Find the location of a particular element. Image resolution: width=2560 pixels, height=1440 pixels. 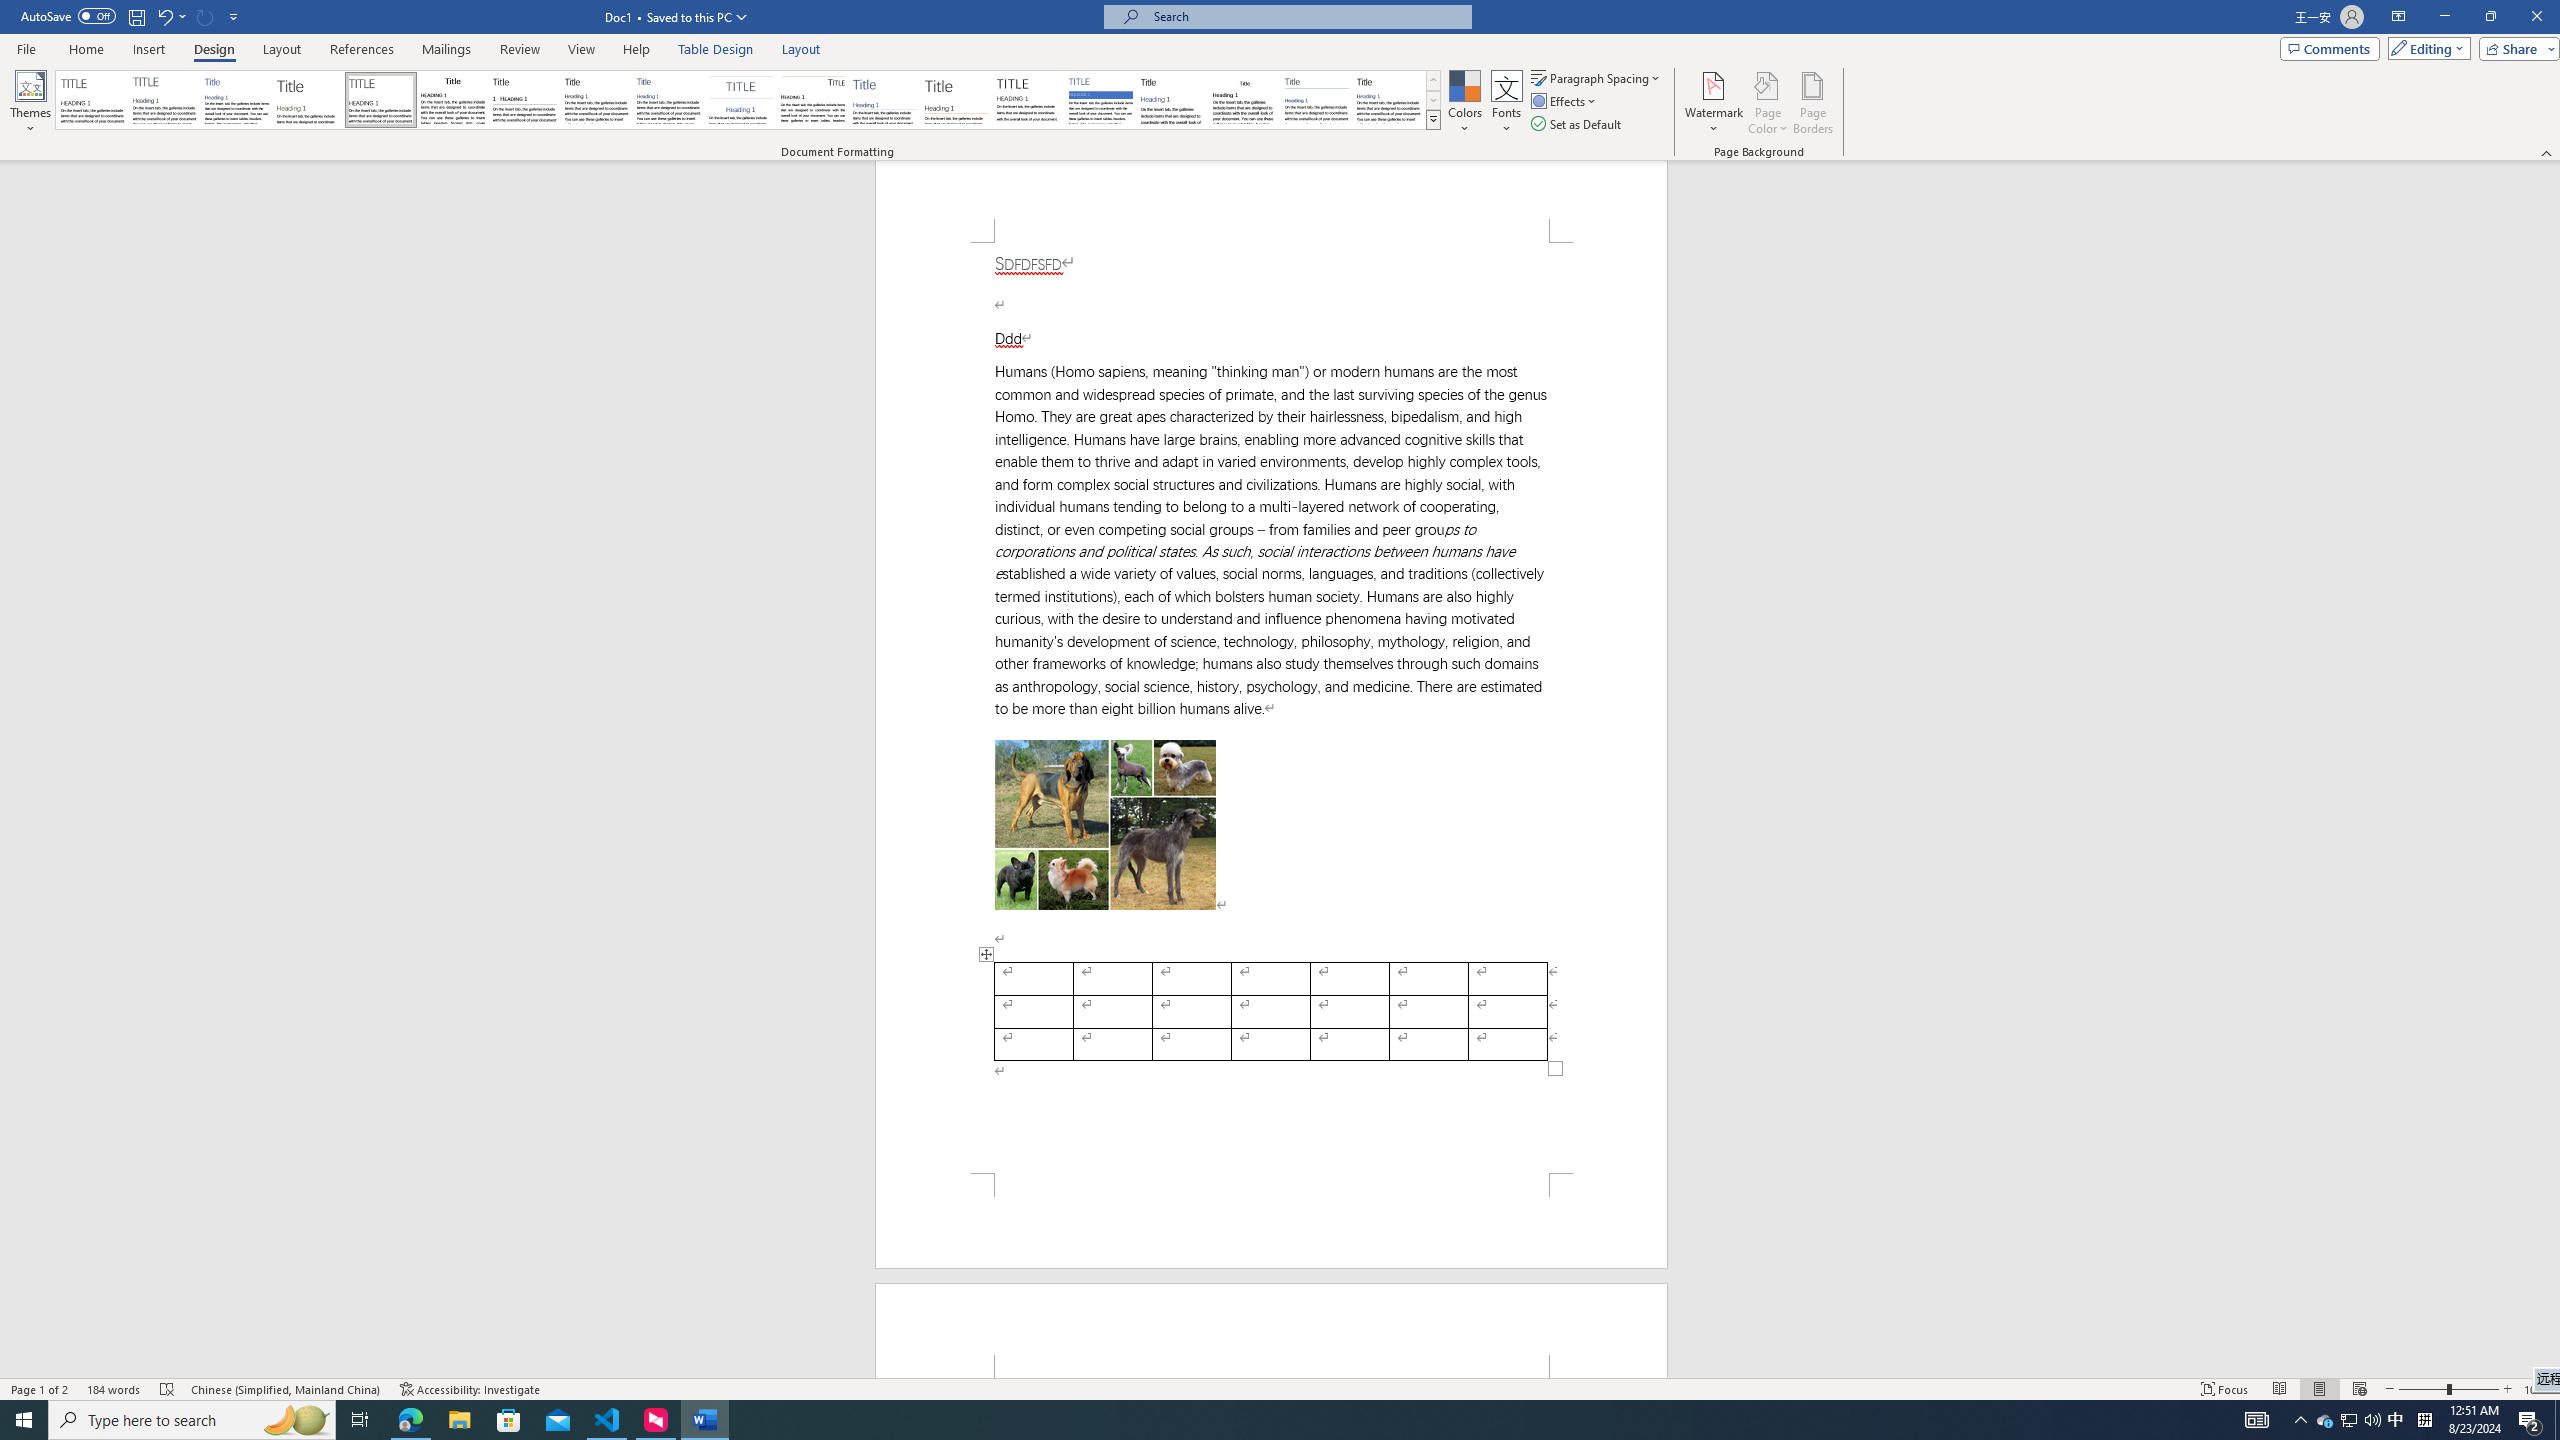

'Effects' is located at coordinates (1565, 99).